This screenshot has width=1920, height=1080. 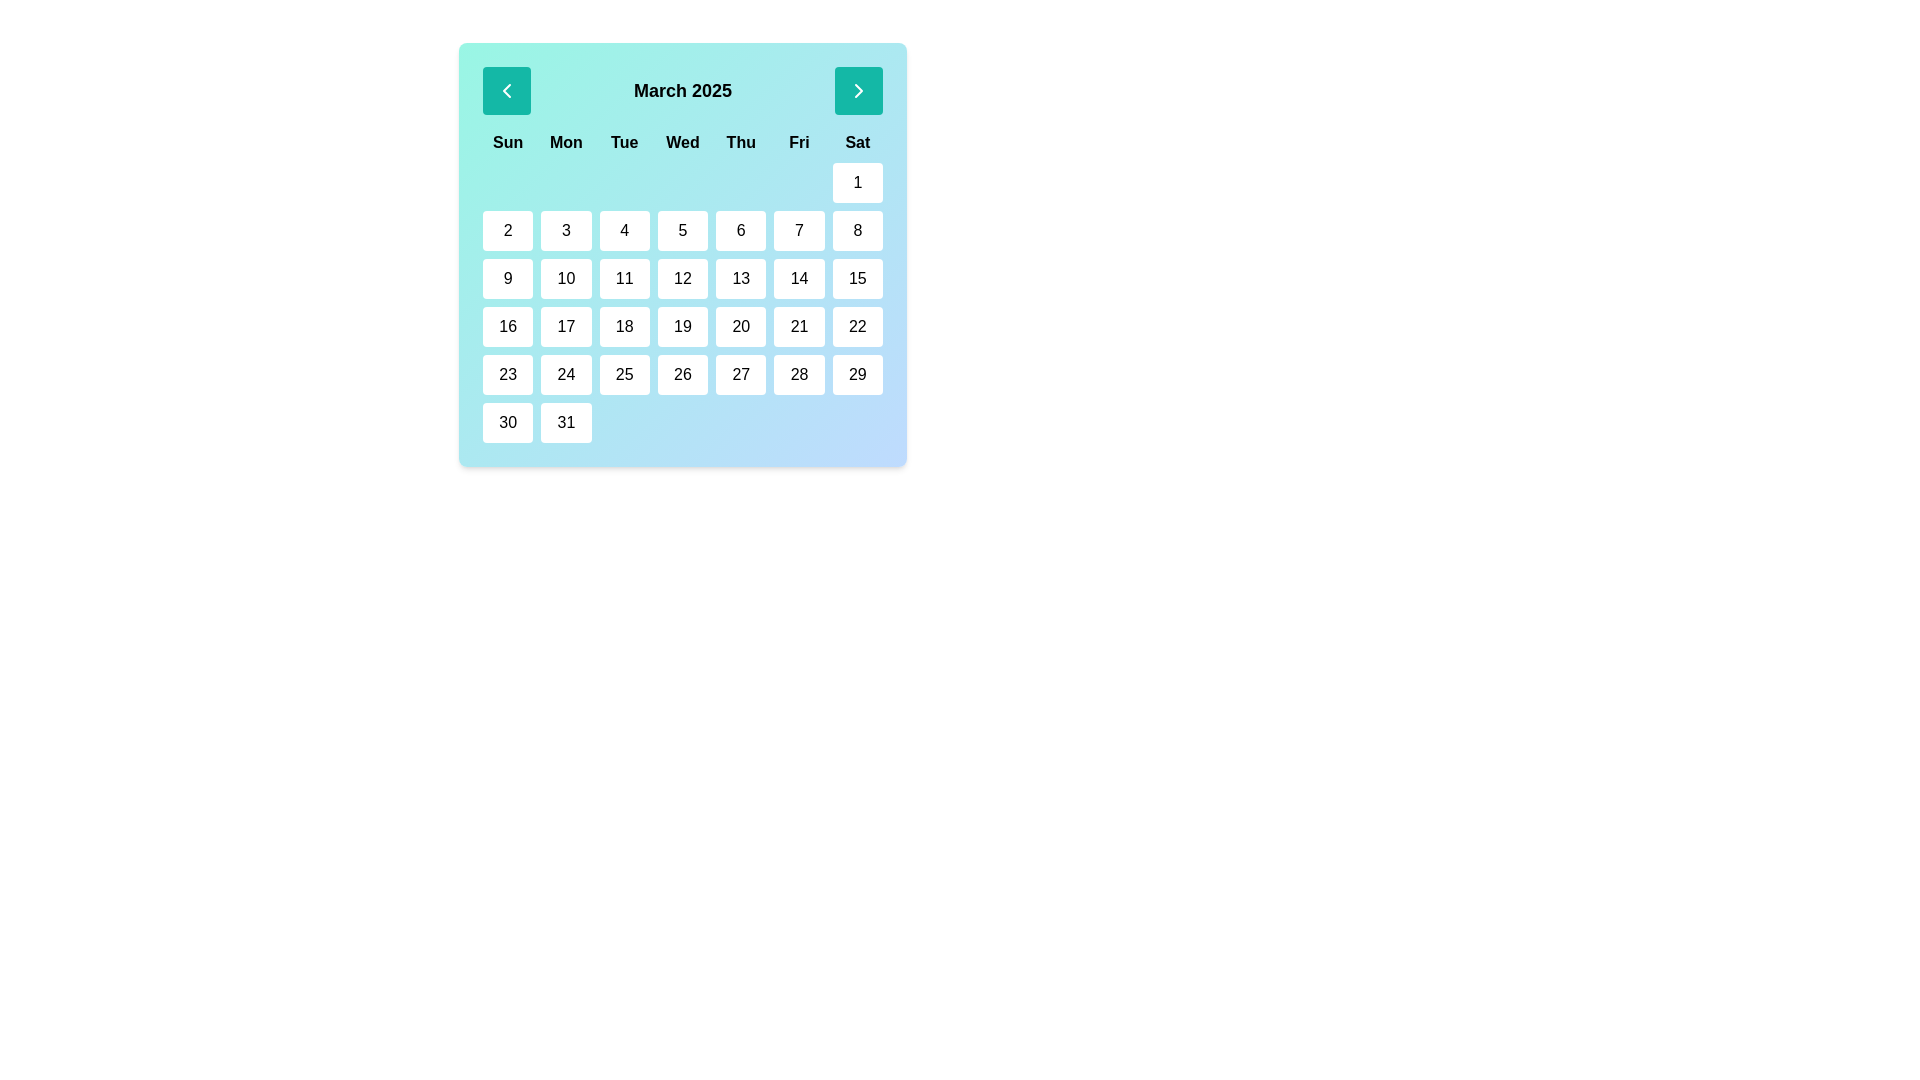 What do you see at coordinates (565, 230) in the screenshot?
I see `the Calendar day button labeled '3'` at bounding box center [565, 230].